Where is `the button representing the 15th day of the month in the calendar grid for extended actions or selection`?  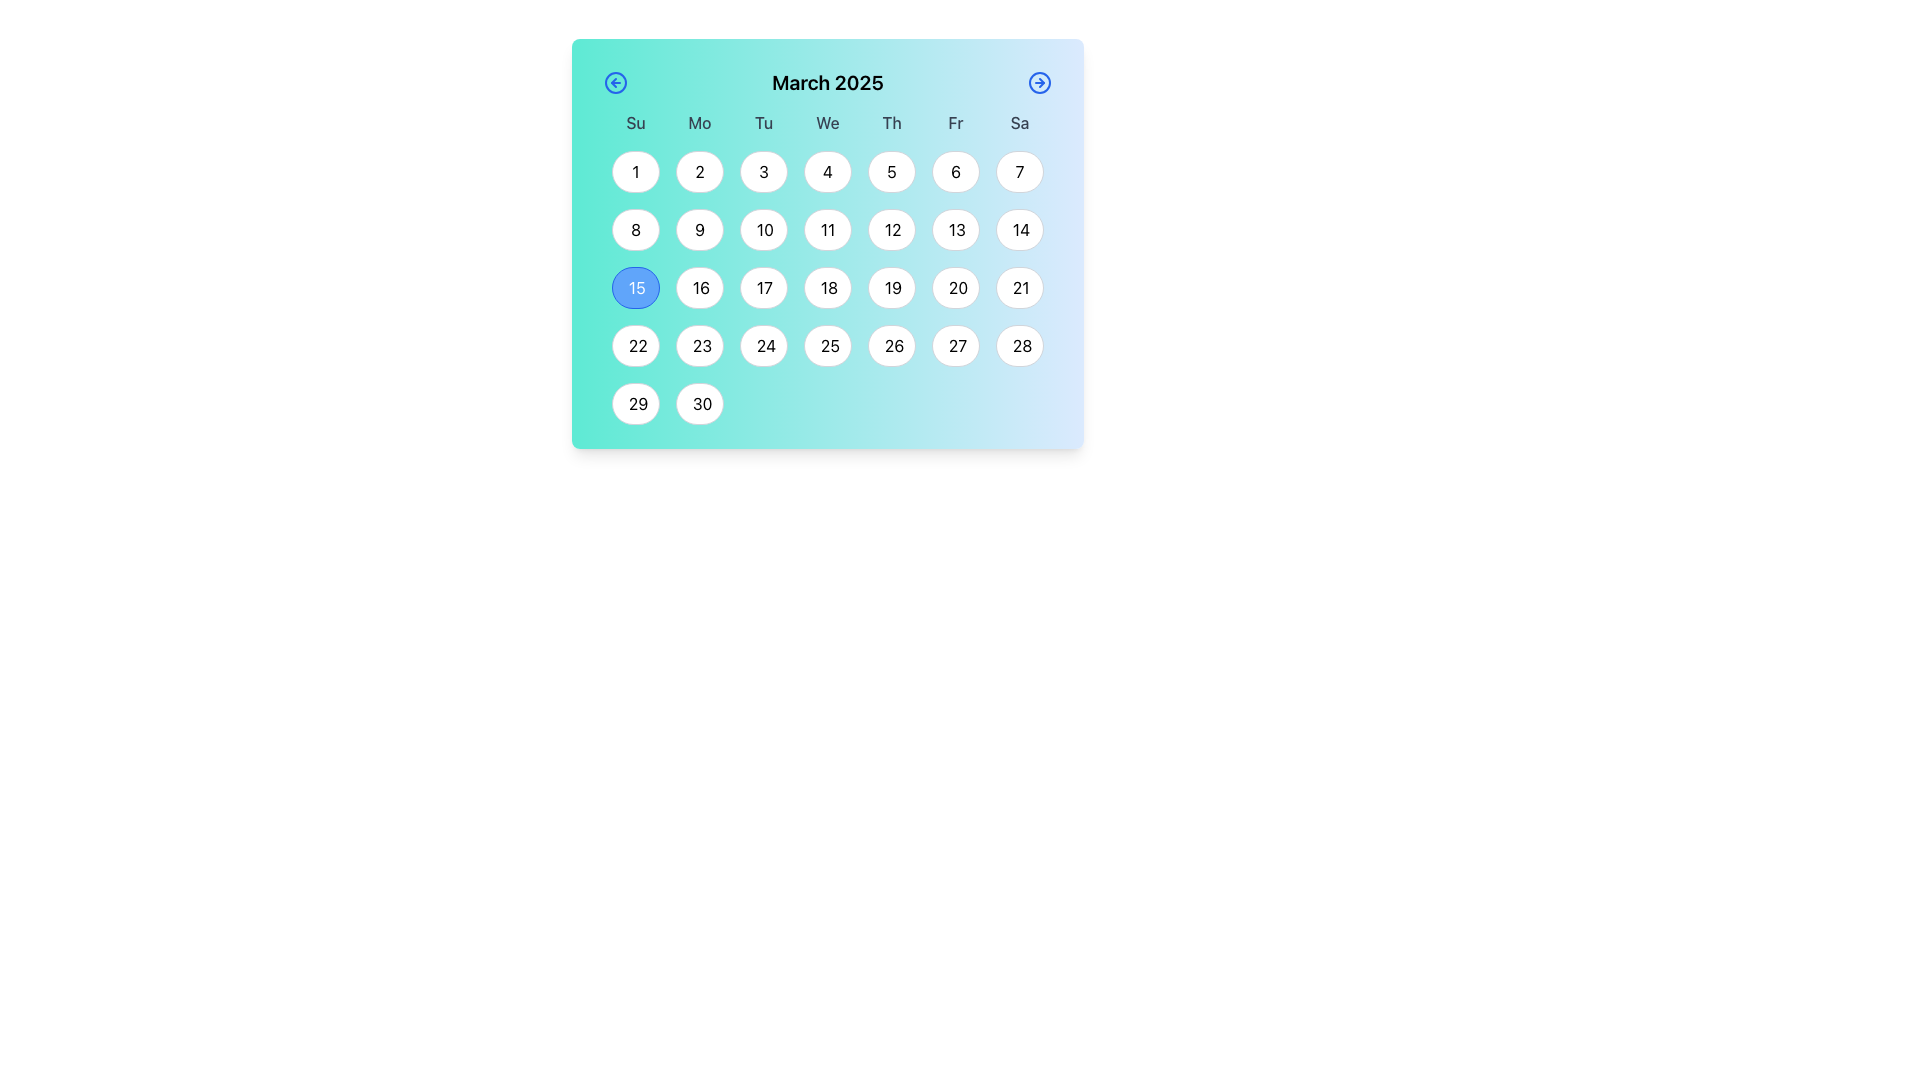 the button representing the 15th day of the month in the calendar grid for extended actions or selection is located at coordinates (634, 288).